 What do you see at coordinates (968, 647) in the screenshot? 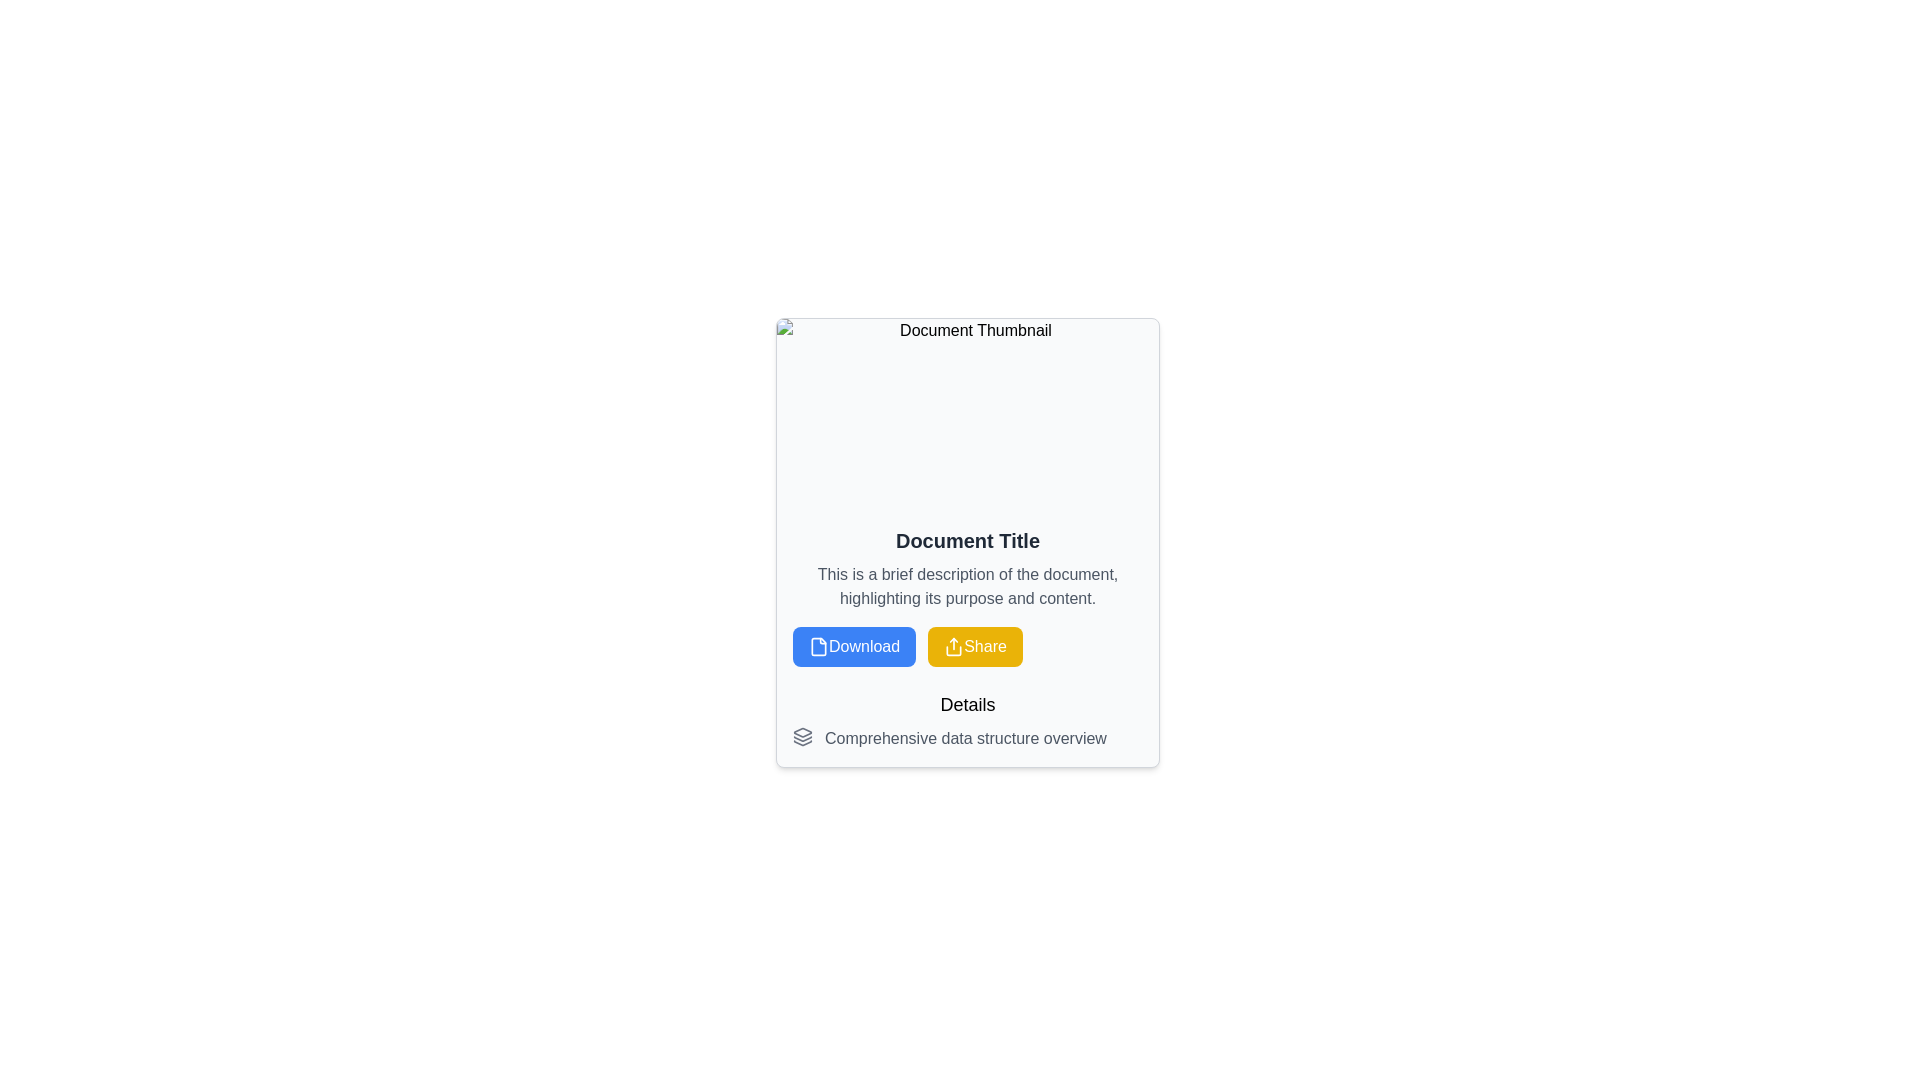
I see `the 'Download' and 'Share' buttons in the button group` at bounding box center [968, 647].